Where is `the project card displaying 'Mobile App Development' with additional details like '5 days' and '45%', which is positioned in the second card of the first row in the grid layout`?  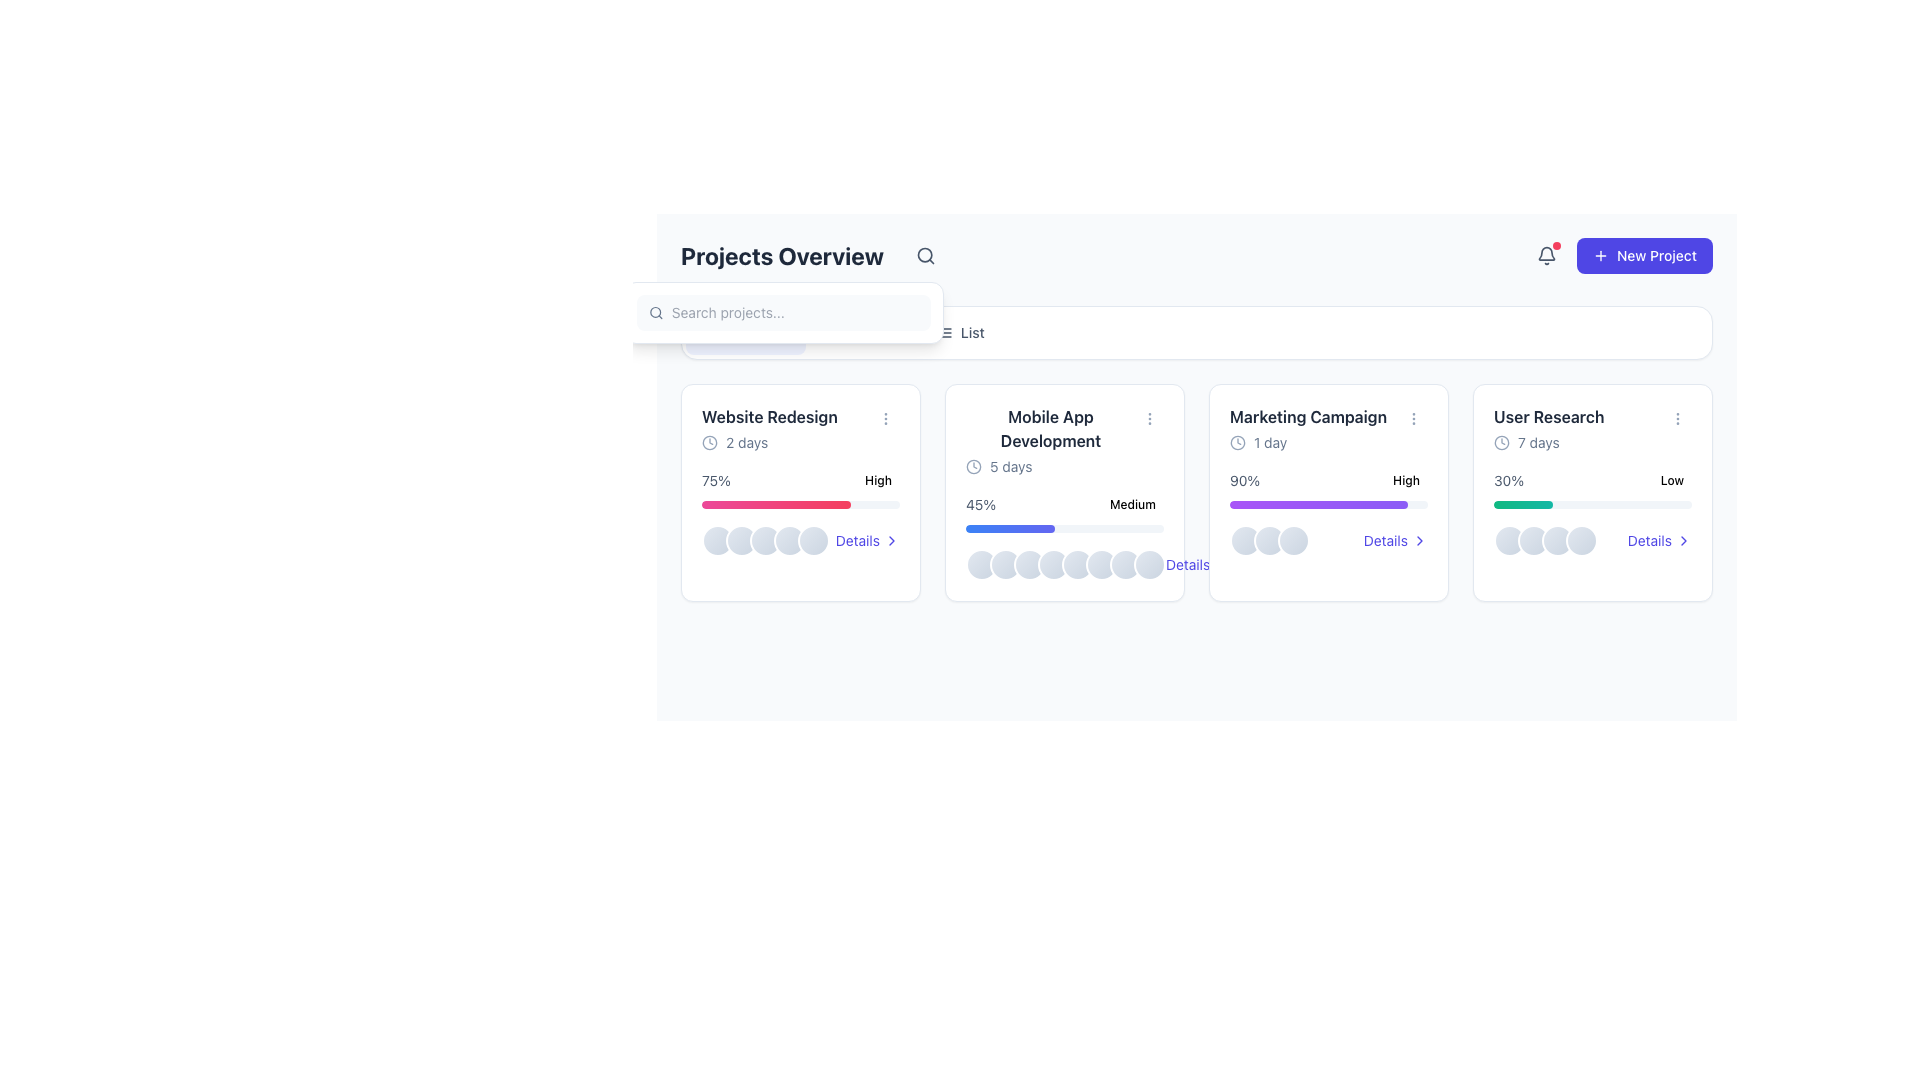
the project card displaying 'Mobile App Development' with additional details like '5 days' and '45%', which is positioned in the second card of the first row in the grid layout is located at coordinates (1064, 493).